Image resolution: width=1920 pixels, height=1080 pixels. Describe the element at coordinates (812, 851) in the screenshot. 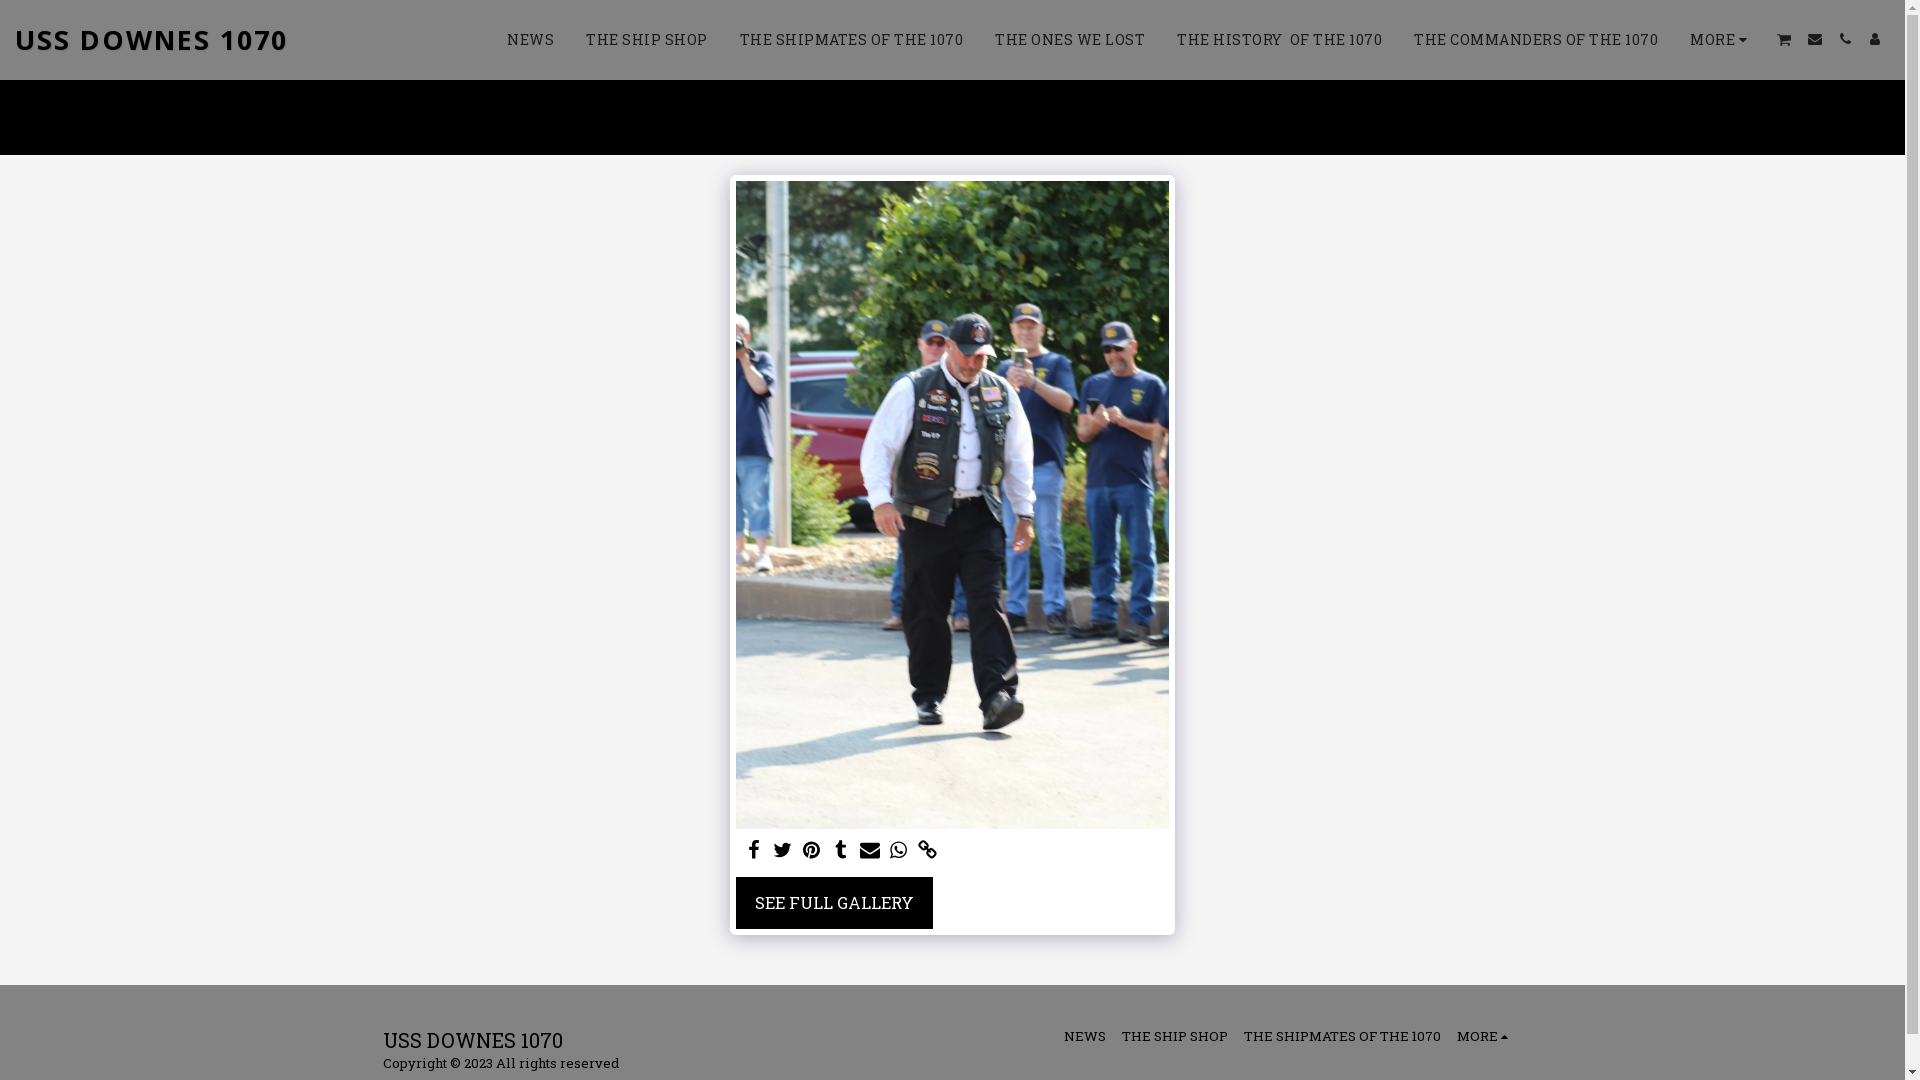

I see `'Pin it'` at that location.